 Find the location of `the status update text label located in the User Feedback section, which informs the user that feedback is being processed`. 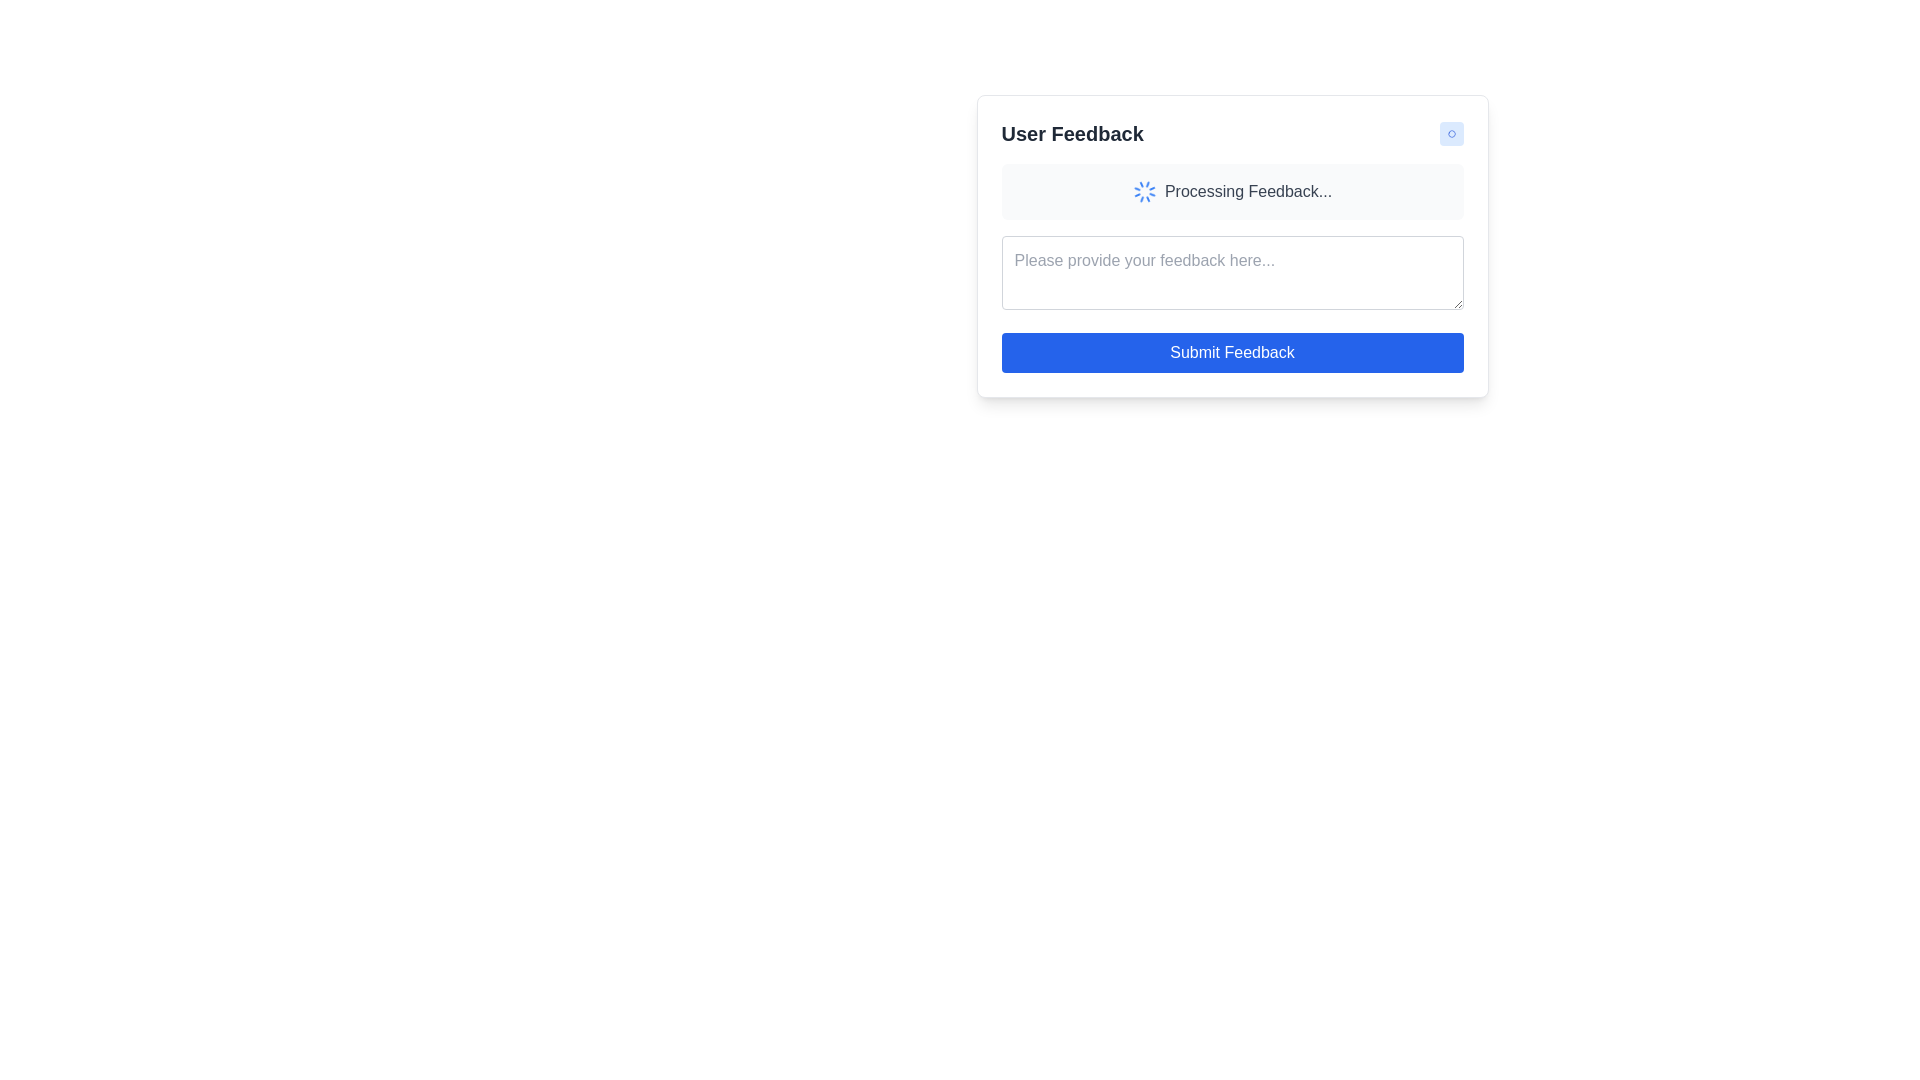

the status update text label located in the User Feedback section, which informs the user that feedback is being processed is located at coordinates (1247, 192).